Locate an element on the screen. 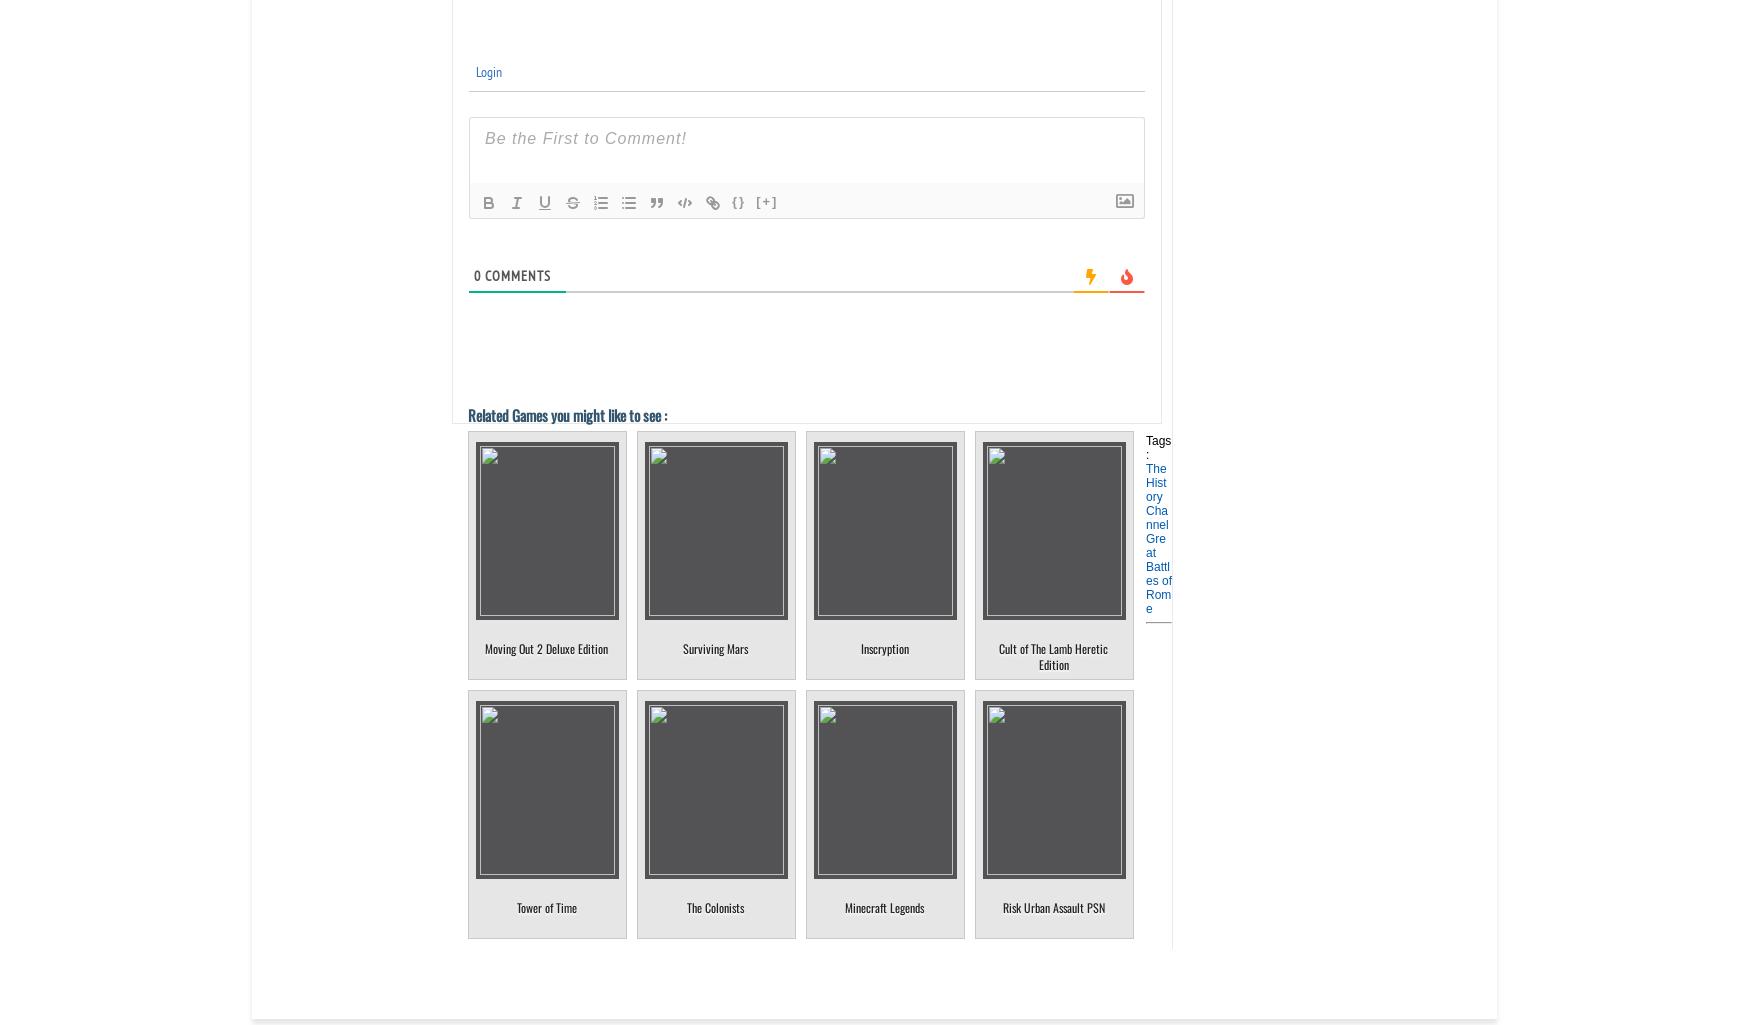  '{}' is located at coordinates (730, 201).